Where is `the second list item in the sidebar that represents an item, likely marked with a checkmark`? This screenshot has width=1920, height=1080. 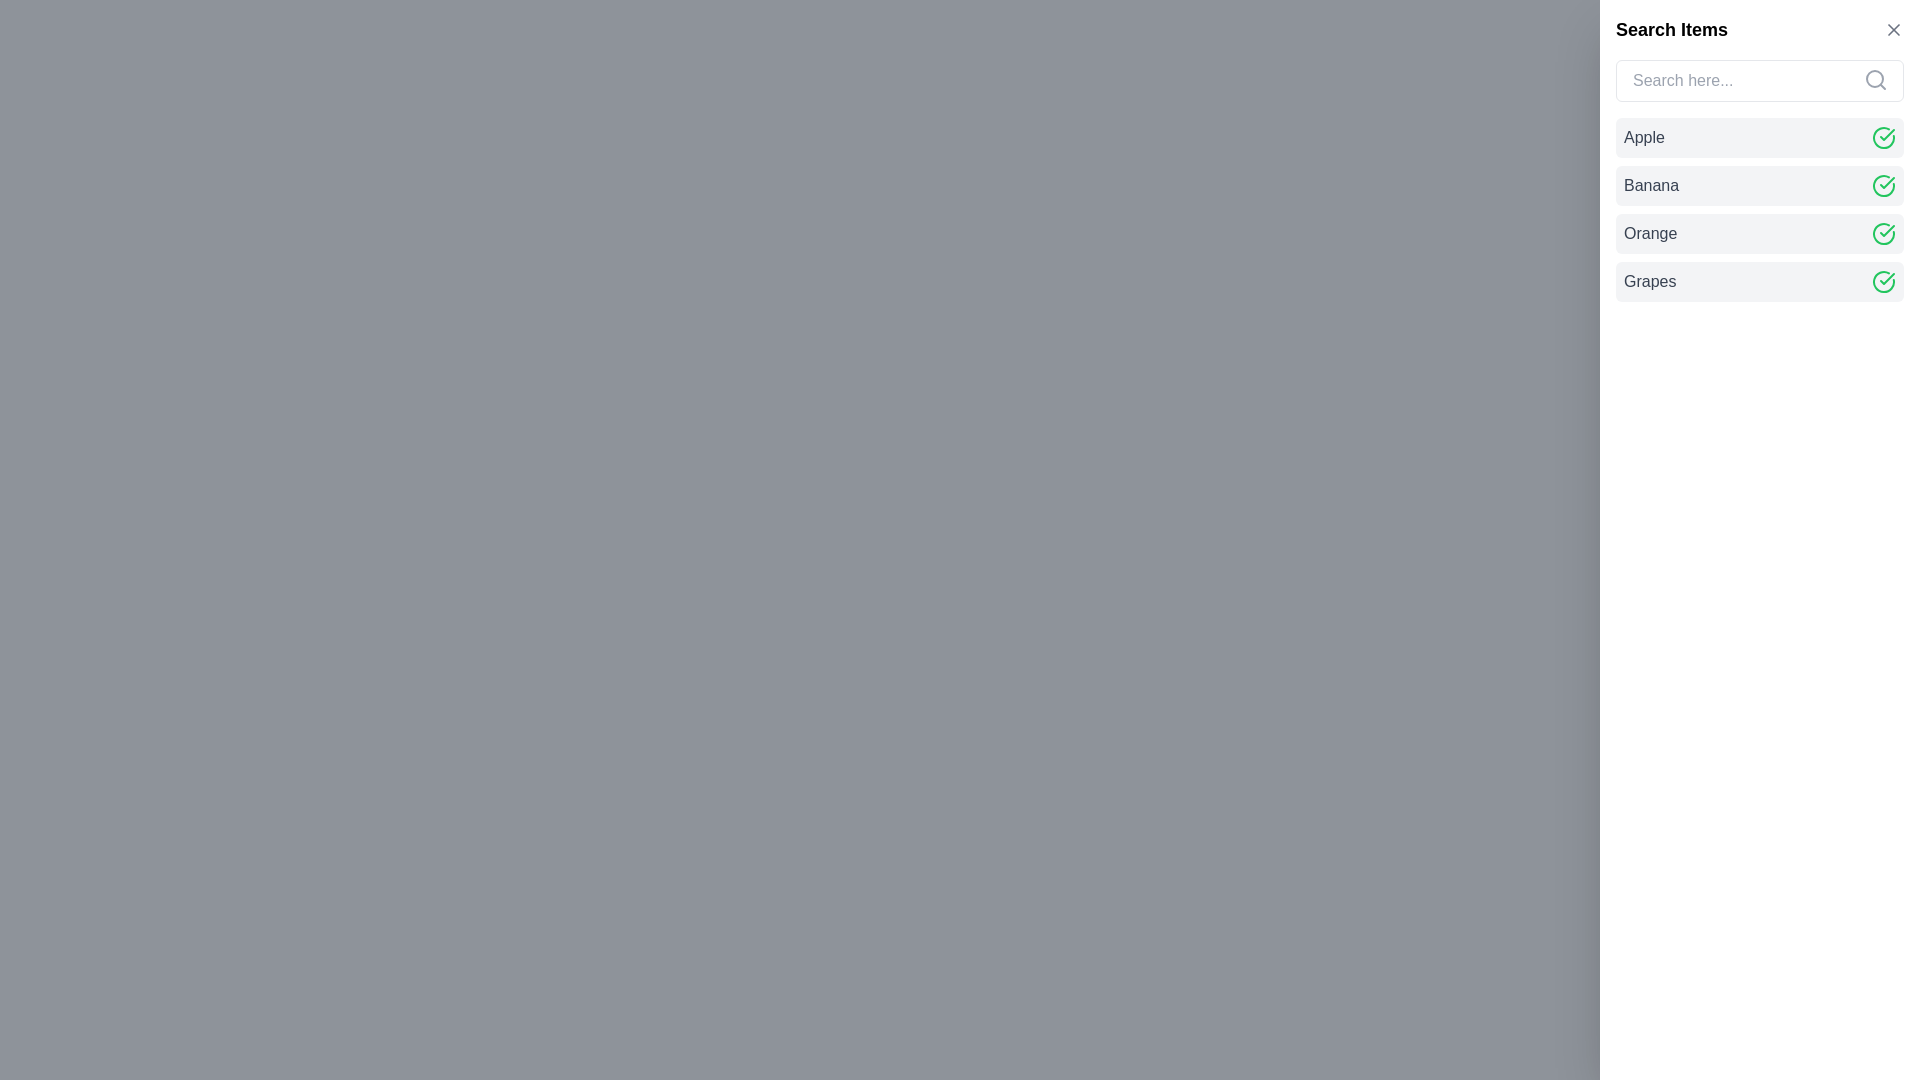 the second list item in the sidebar that represents an item, likely marked with a checkmark is located at coordinates (1760, 185).